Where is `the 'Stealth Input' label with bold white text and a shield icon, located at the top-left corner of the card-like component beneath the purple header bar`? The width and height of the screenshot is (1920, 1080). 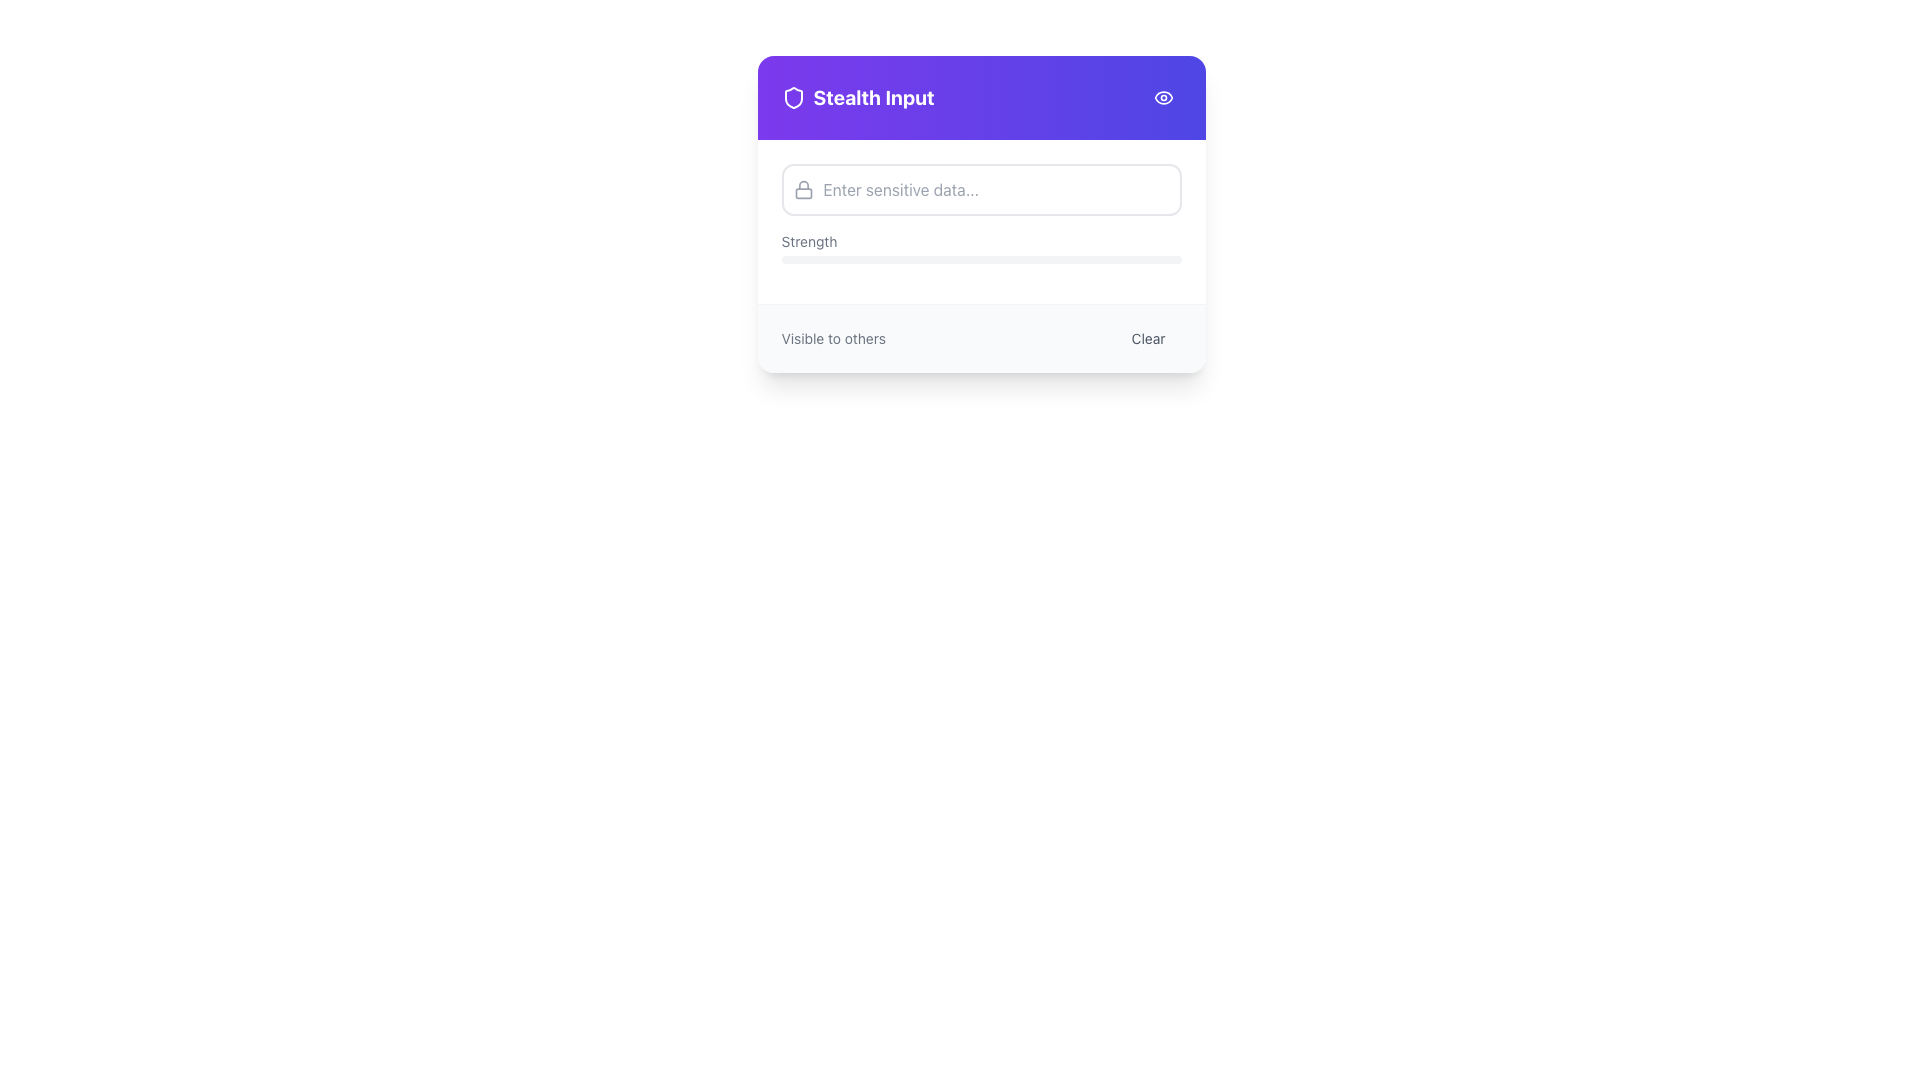 the 'Stealth Input' label with bold white text and a shield icon, located at the top-left corner of the card-like component beneath the purple header bar is located at coordinates (858, 97).